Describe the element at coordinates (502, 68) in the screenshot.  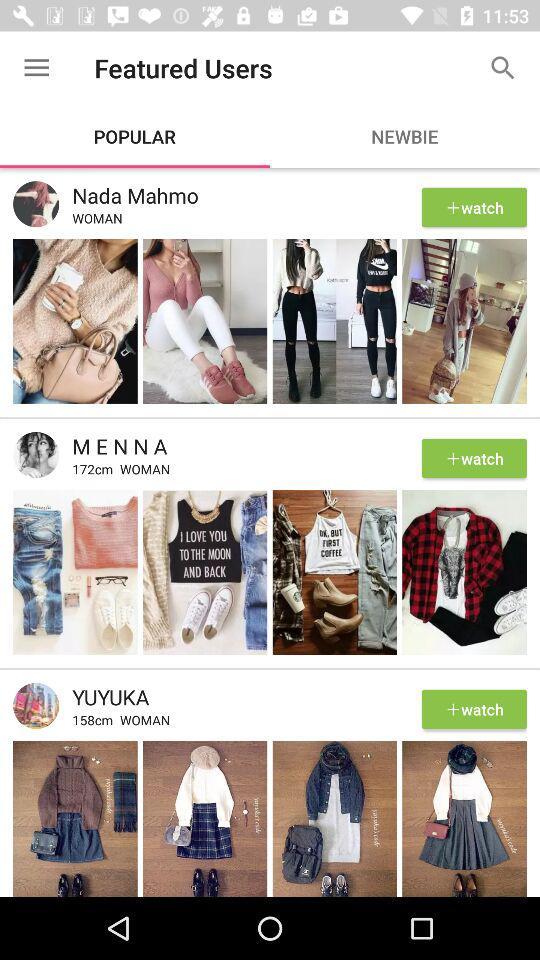
I see `the icon next to the featured users icon` at that location.